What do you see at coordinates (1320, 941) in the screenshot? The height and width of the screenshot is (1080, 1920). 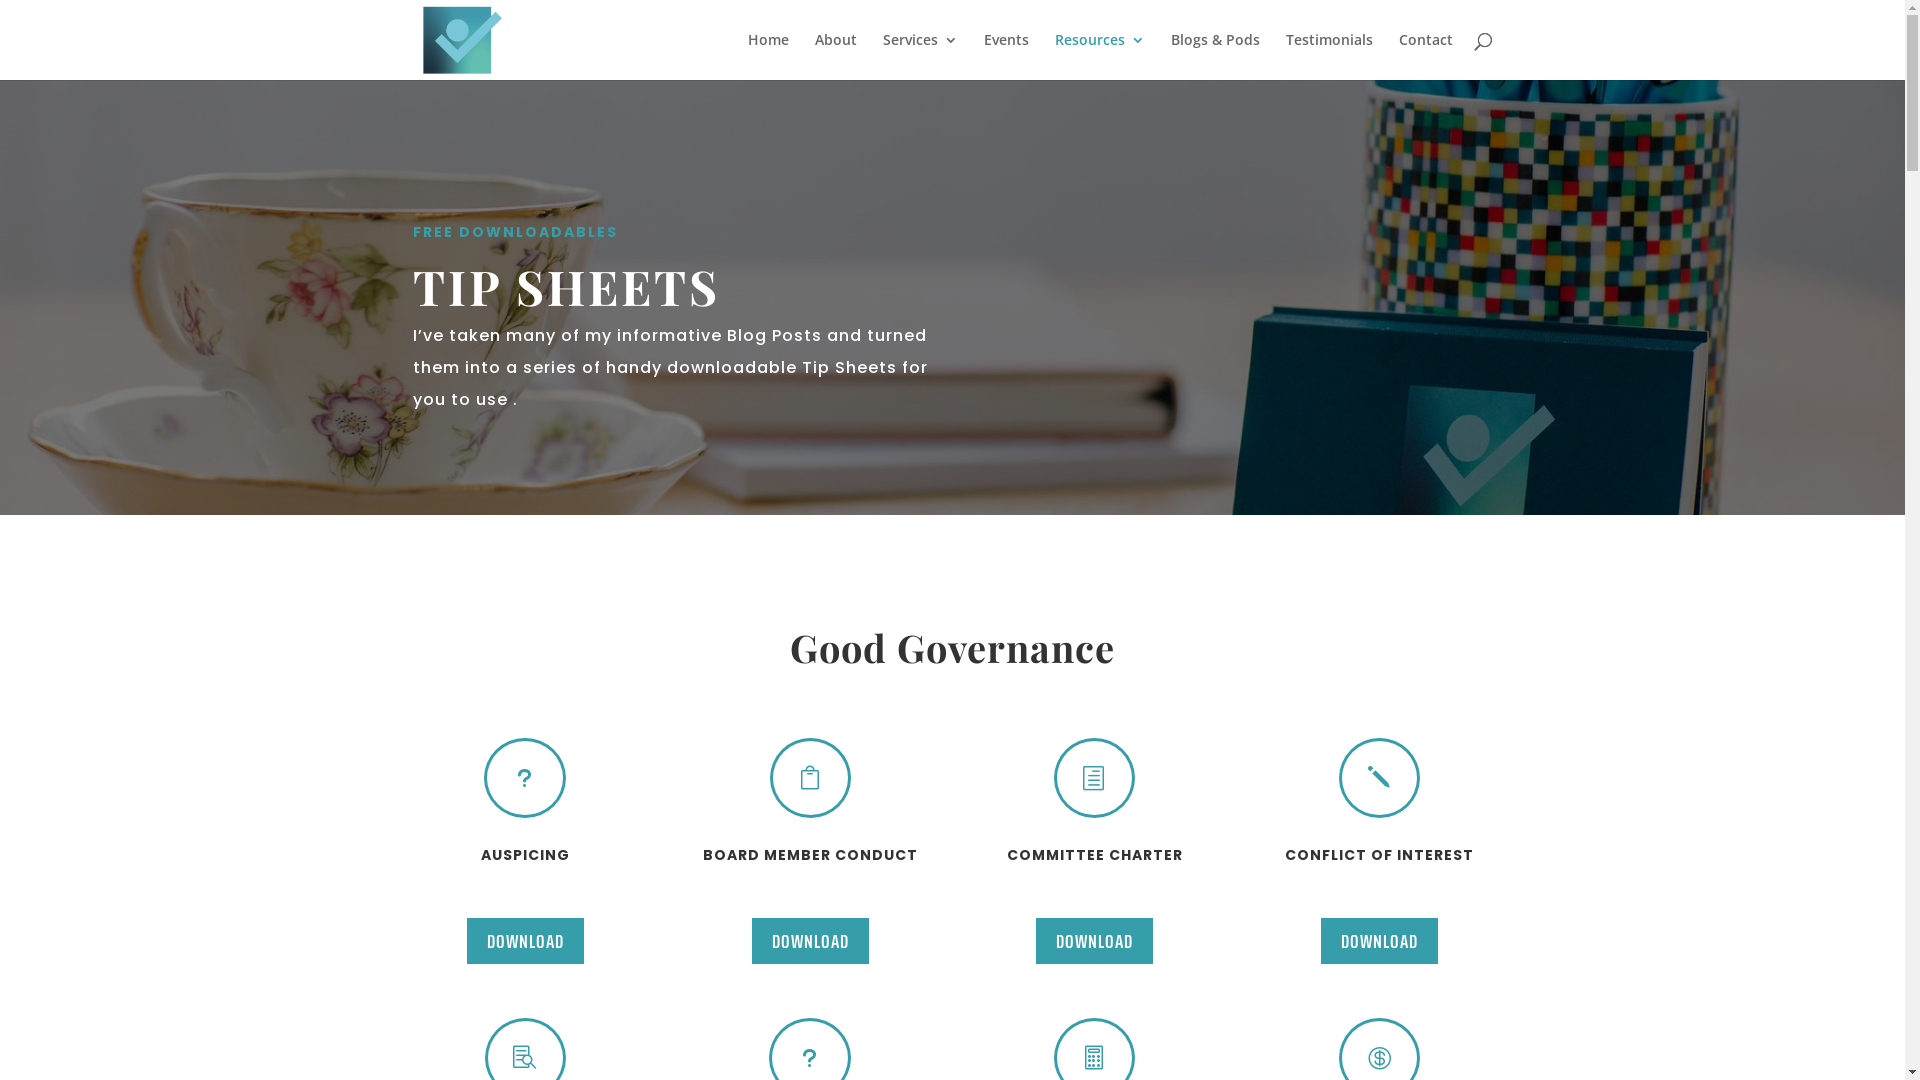 I see `'DOWNLOAD'` at bounding box center [1320, 941].